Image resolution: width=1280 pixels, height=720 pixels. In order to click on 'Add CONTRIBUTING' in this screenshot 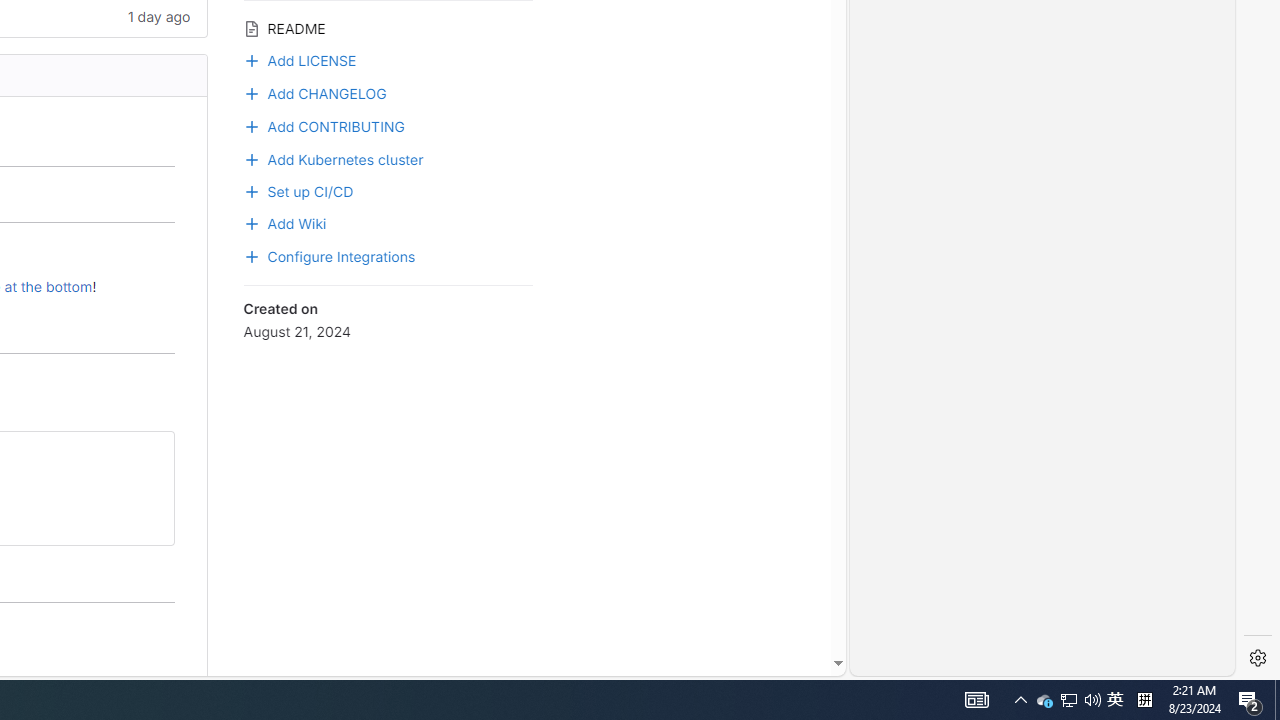, I will do `click(387, 125)`.